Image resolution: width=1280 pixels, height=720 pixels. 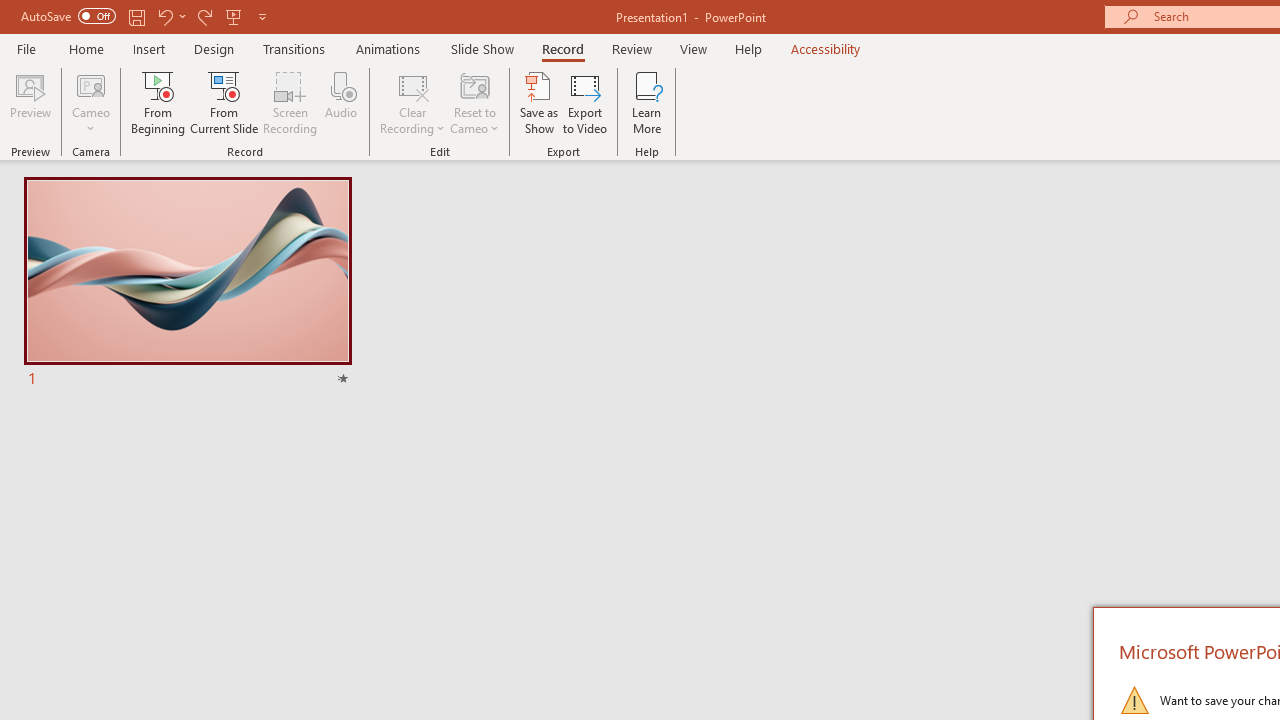 I want to click on 'From Beginning...', so click(x=157, y=103).